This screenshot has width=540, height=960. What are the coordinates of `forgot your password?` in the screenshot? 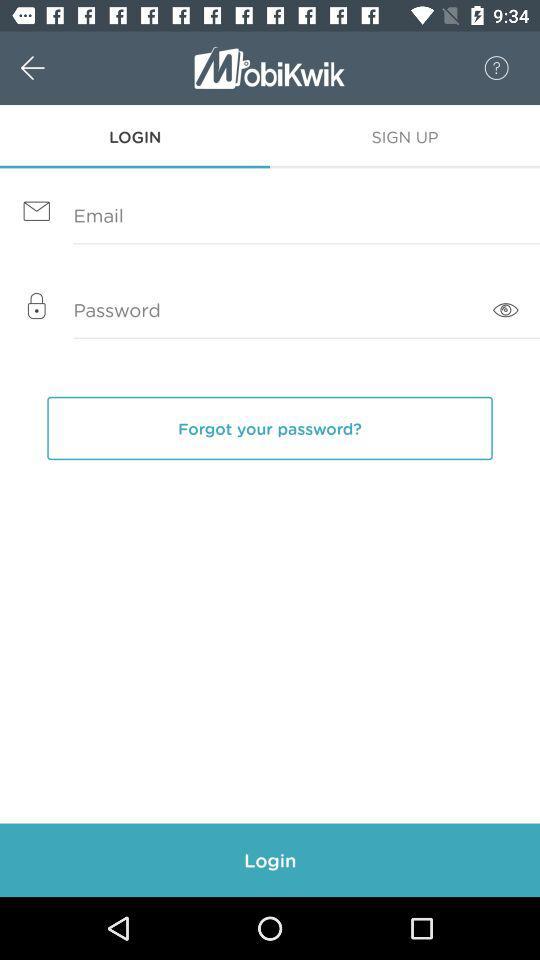 It's located at (270, 428).